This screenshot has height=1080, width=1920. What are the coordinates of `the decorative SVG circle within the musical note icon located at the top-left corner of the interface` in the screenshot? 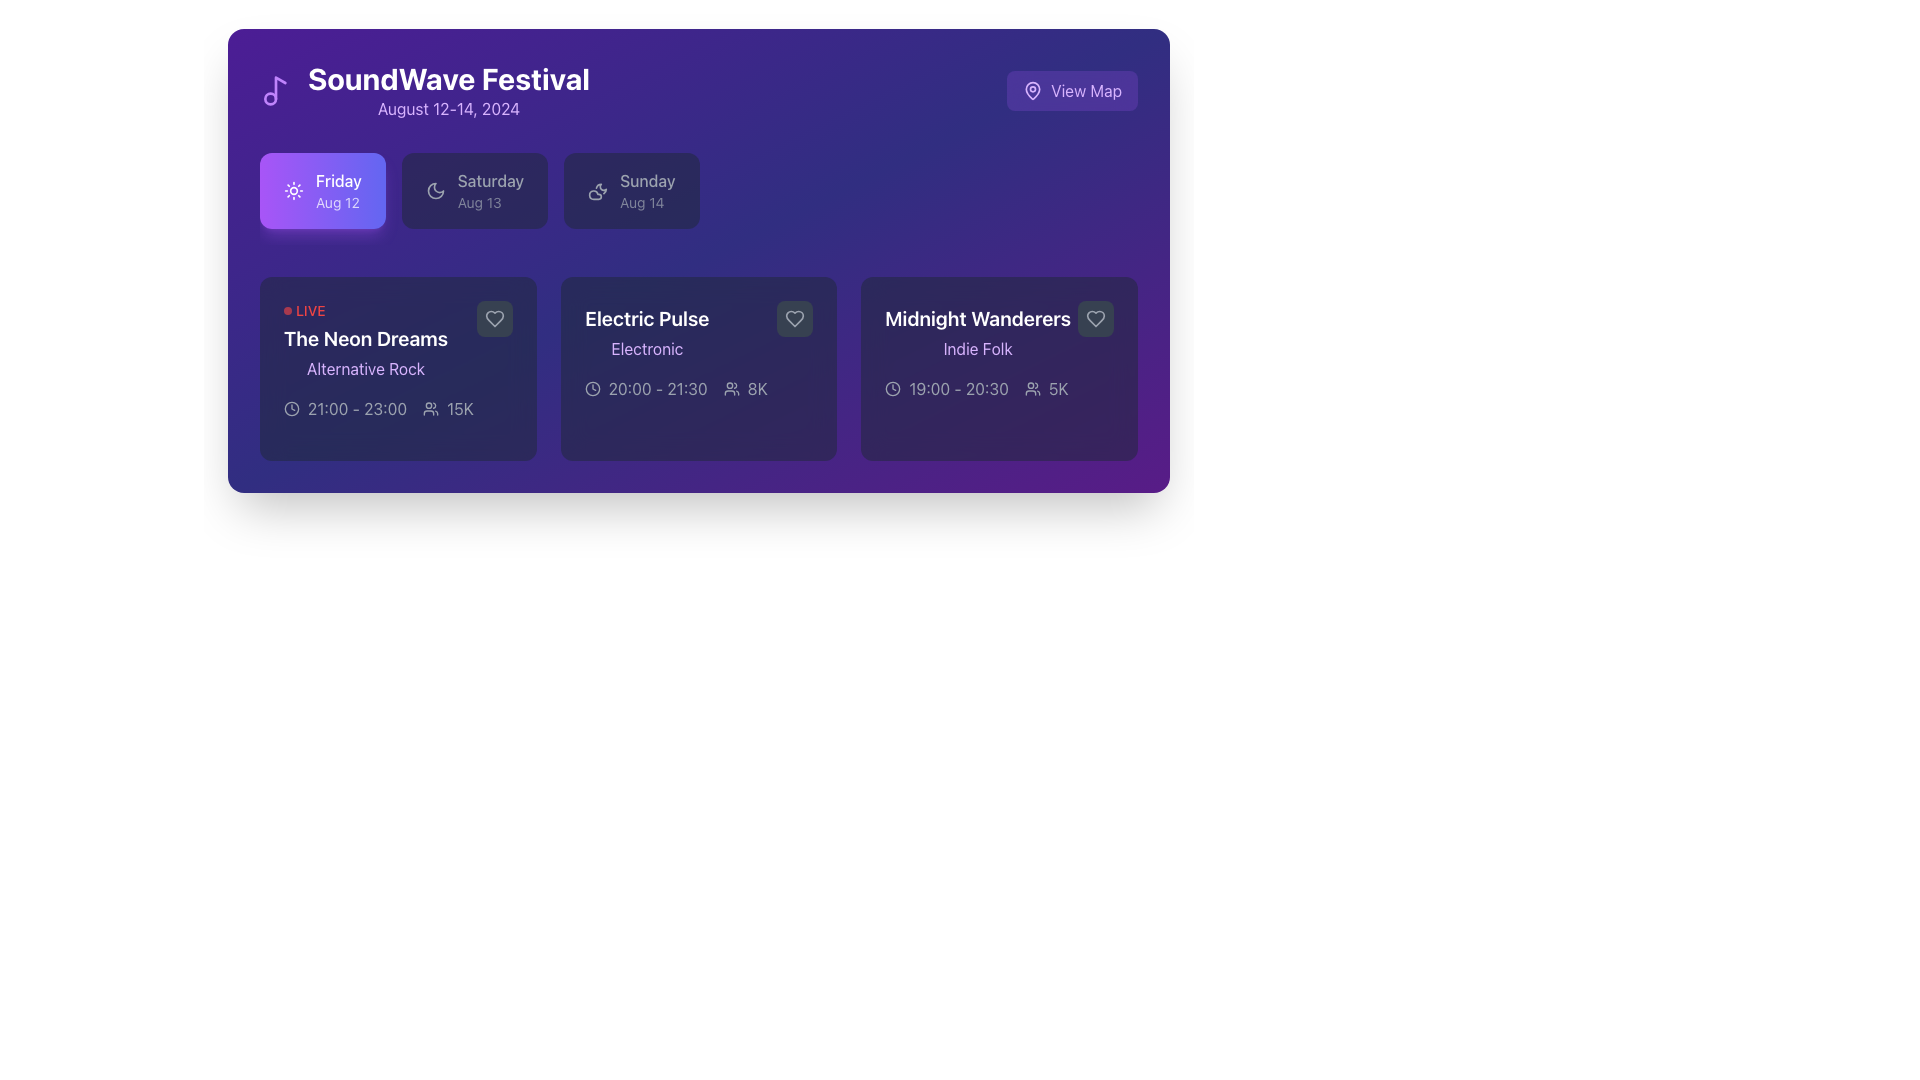 It's located at (269, 99).